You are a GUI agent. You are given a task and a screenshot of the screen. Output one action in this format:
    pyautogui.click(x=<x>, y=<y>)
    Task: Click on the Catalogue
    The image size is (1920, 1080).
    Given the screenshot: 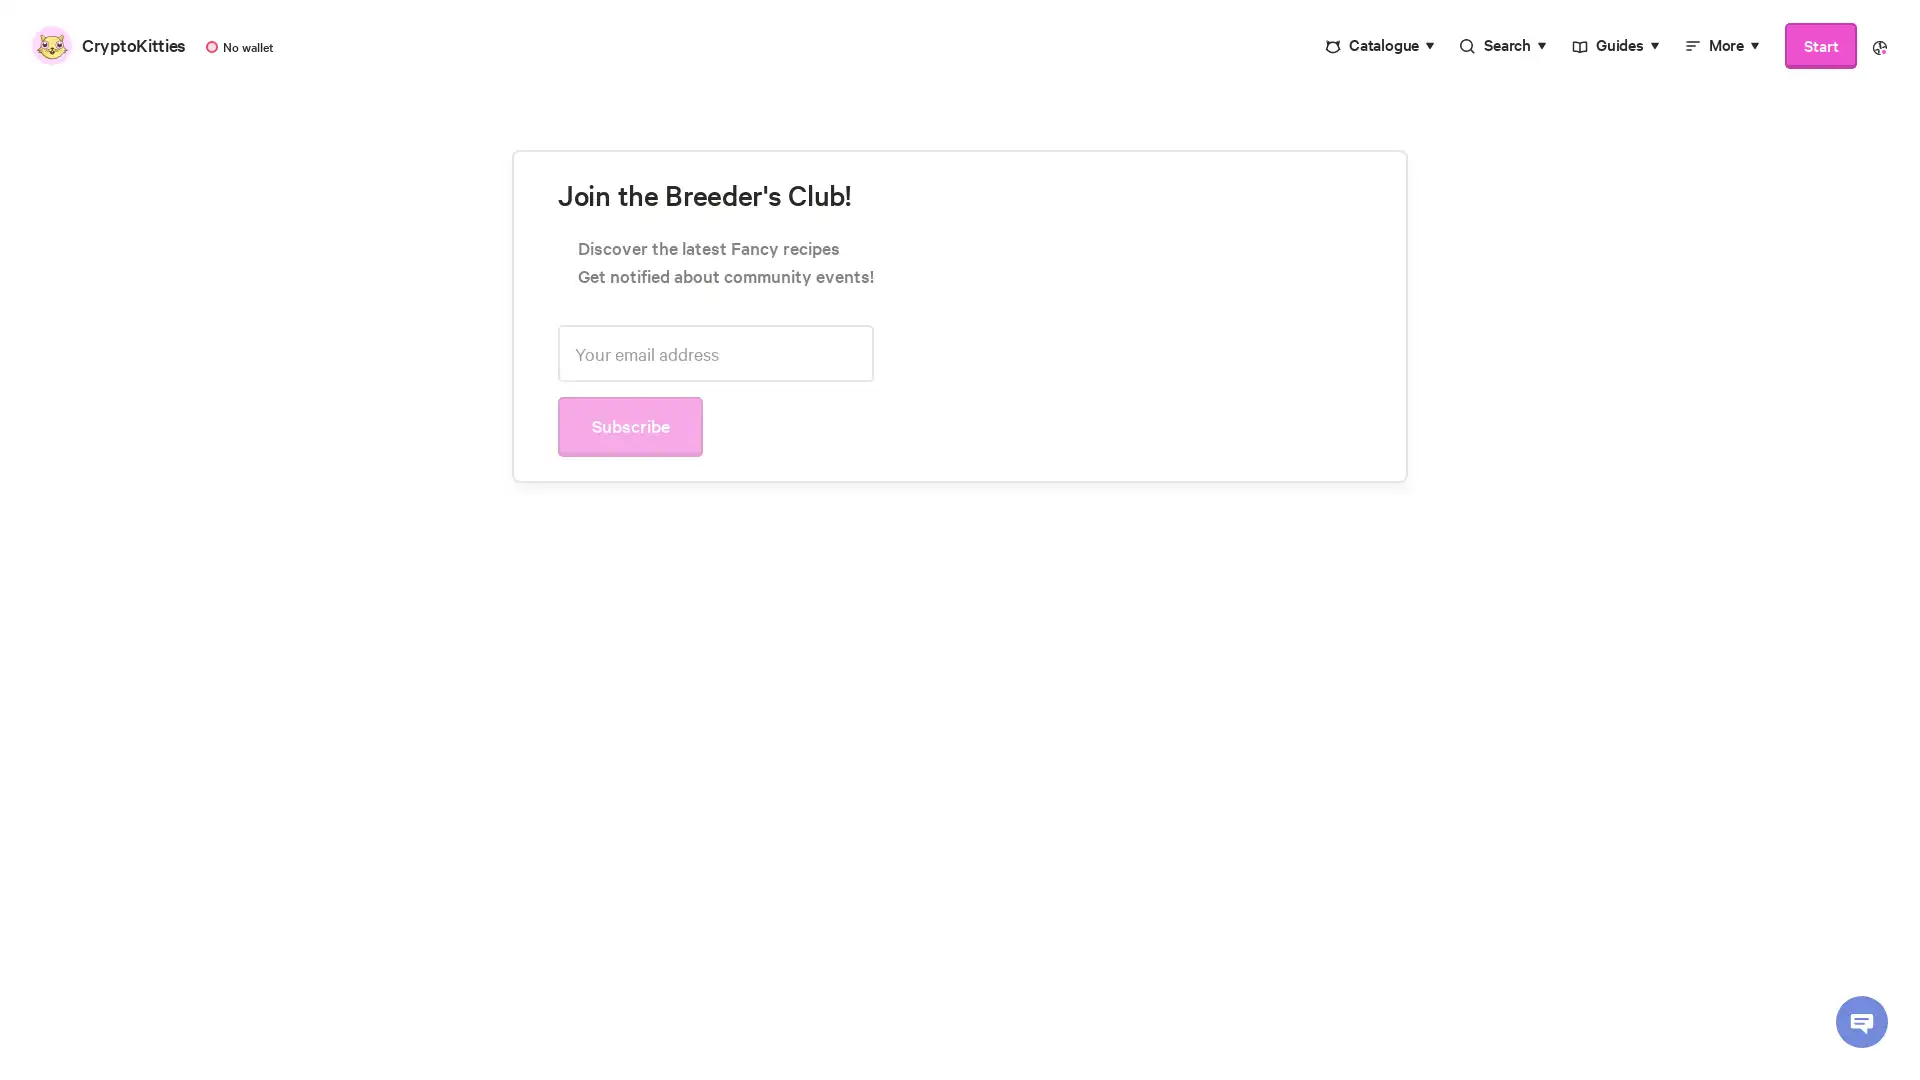 What is the action you would take?
    pyautogui.click(x=1379, y=45)
    